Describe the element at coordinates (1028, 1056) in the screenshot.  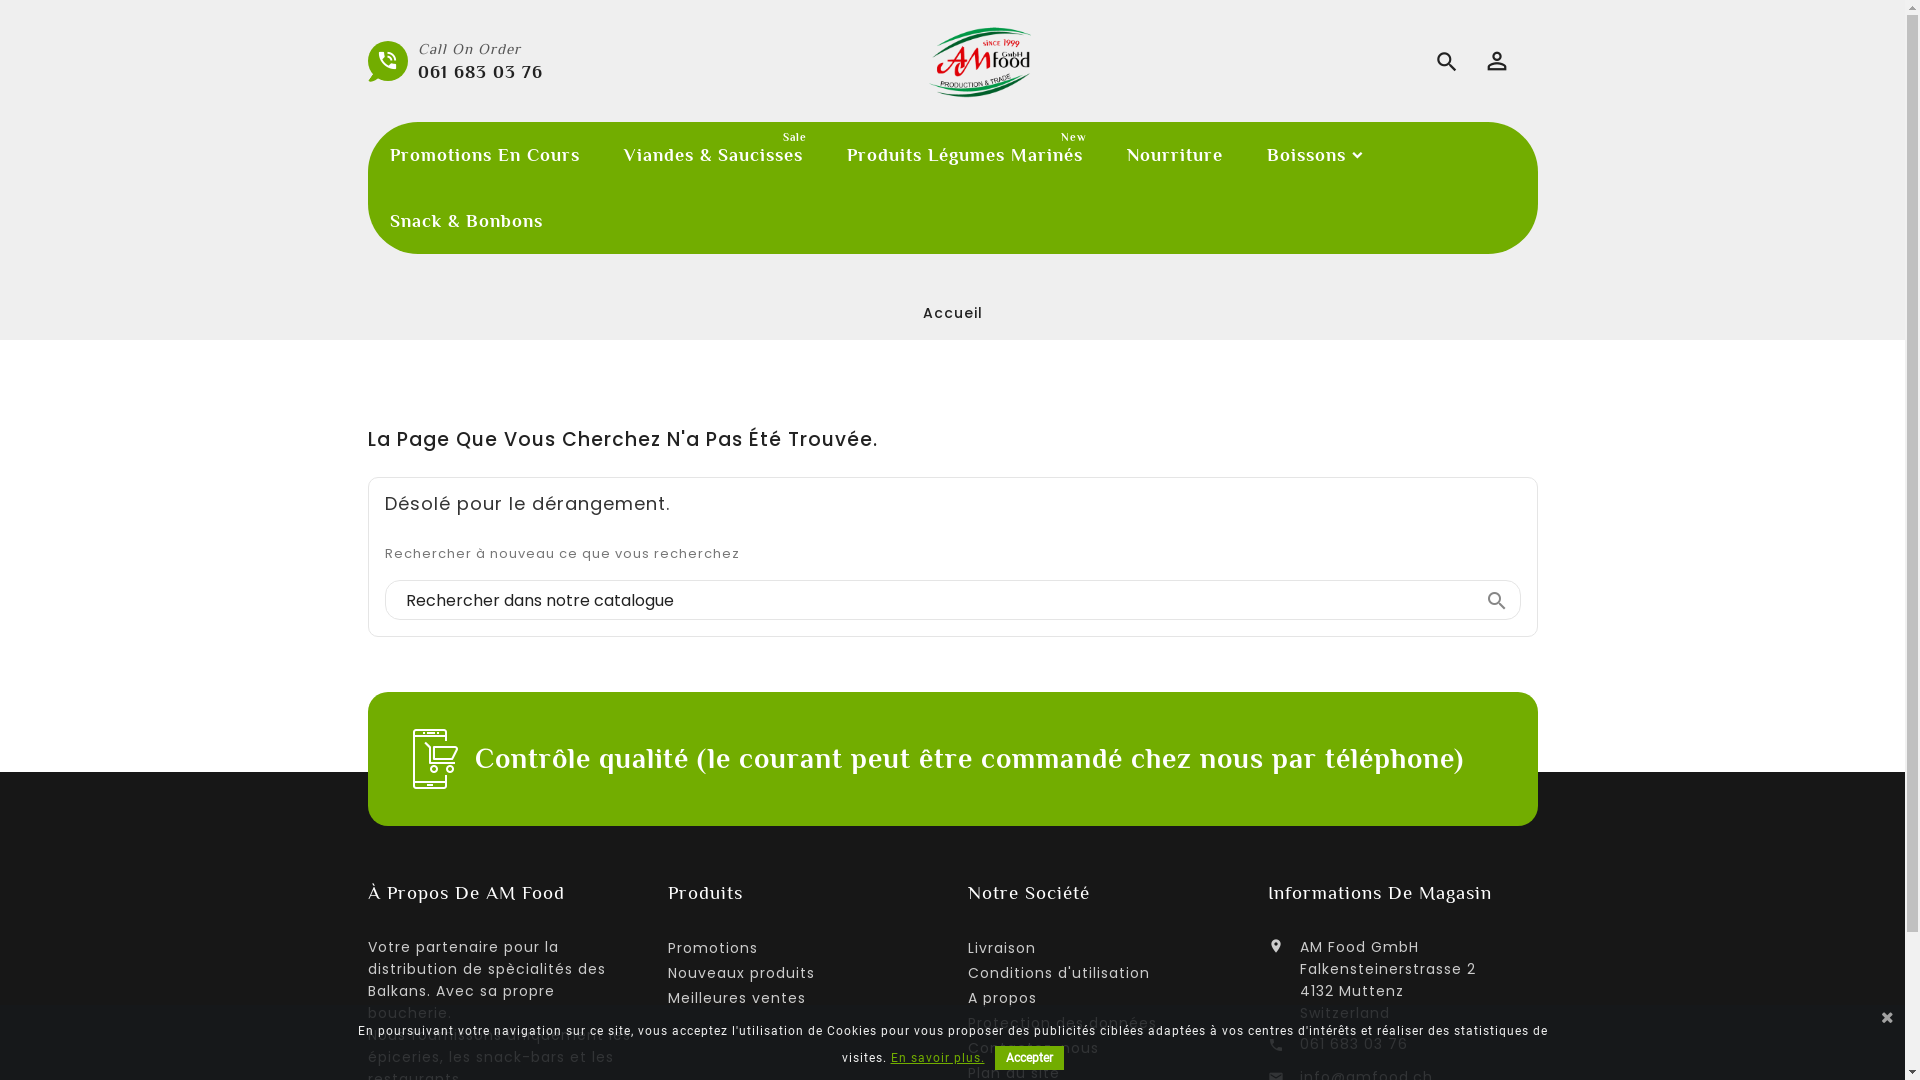
I see `'Accepter'` at that location.